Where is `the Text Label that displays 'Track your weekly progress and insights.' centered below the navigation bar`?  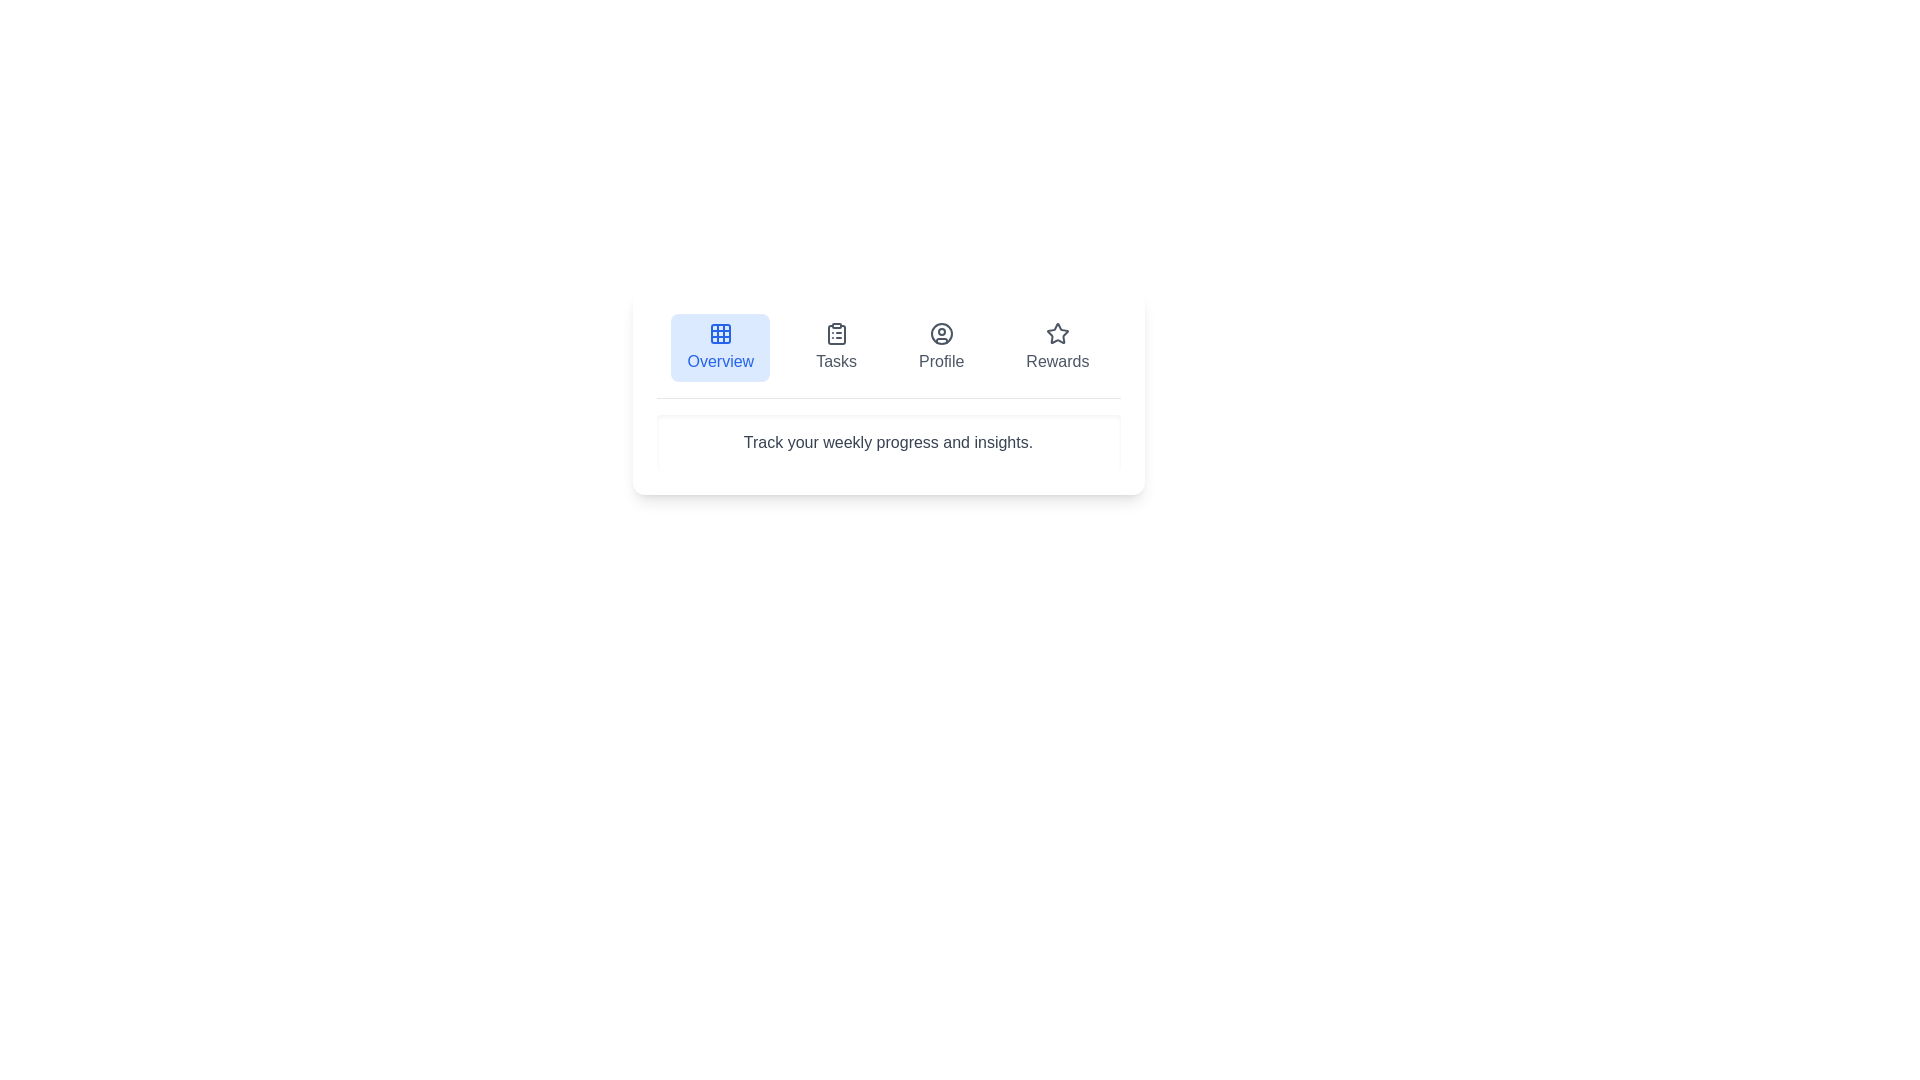
the Text Label that displays 'Track your weekly progress and insights.' centered below the navigation bar is located at coordinates (887, 442).